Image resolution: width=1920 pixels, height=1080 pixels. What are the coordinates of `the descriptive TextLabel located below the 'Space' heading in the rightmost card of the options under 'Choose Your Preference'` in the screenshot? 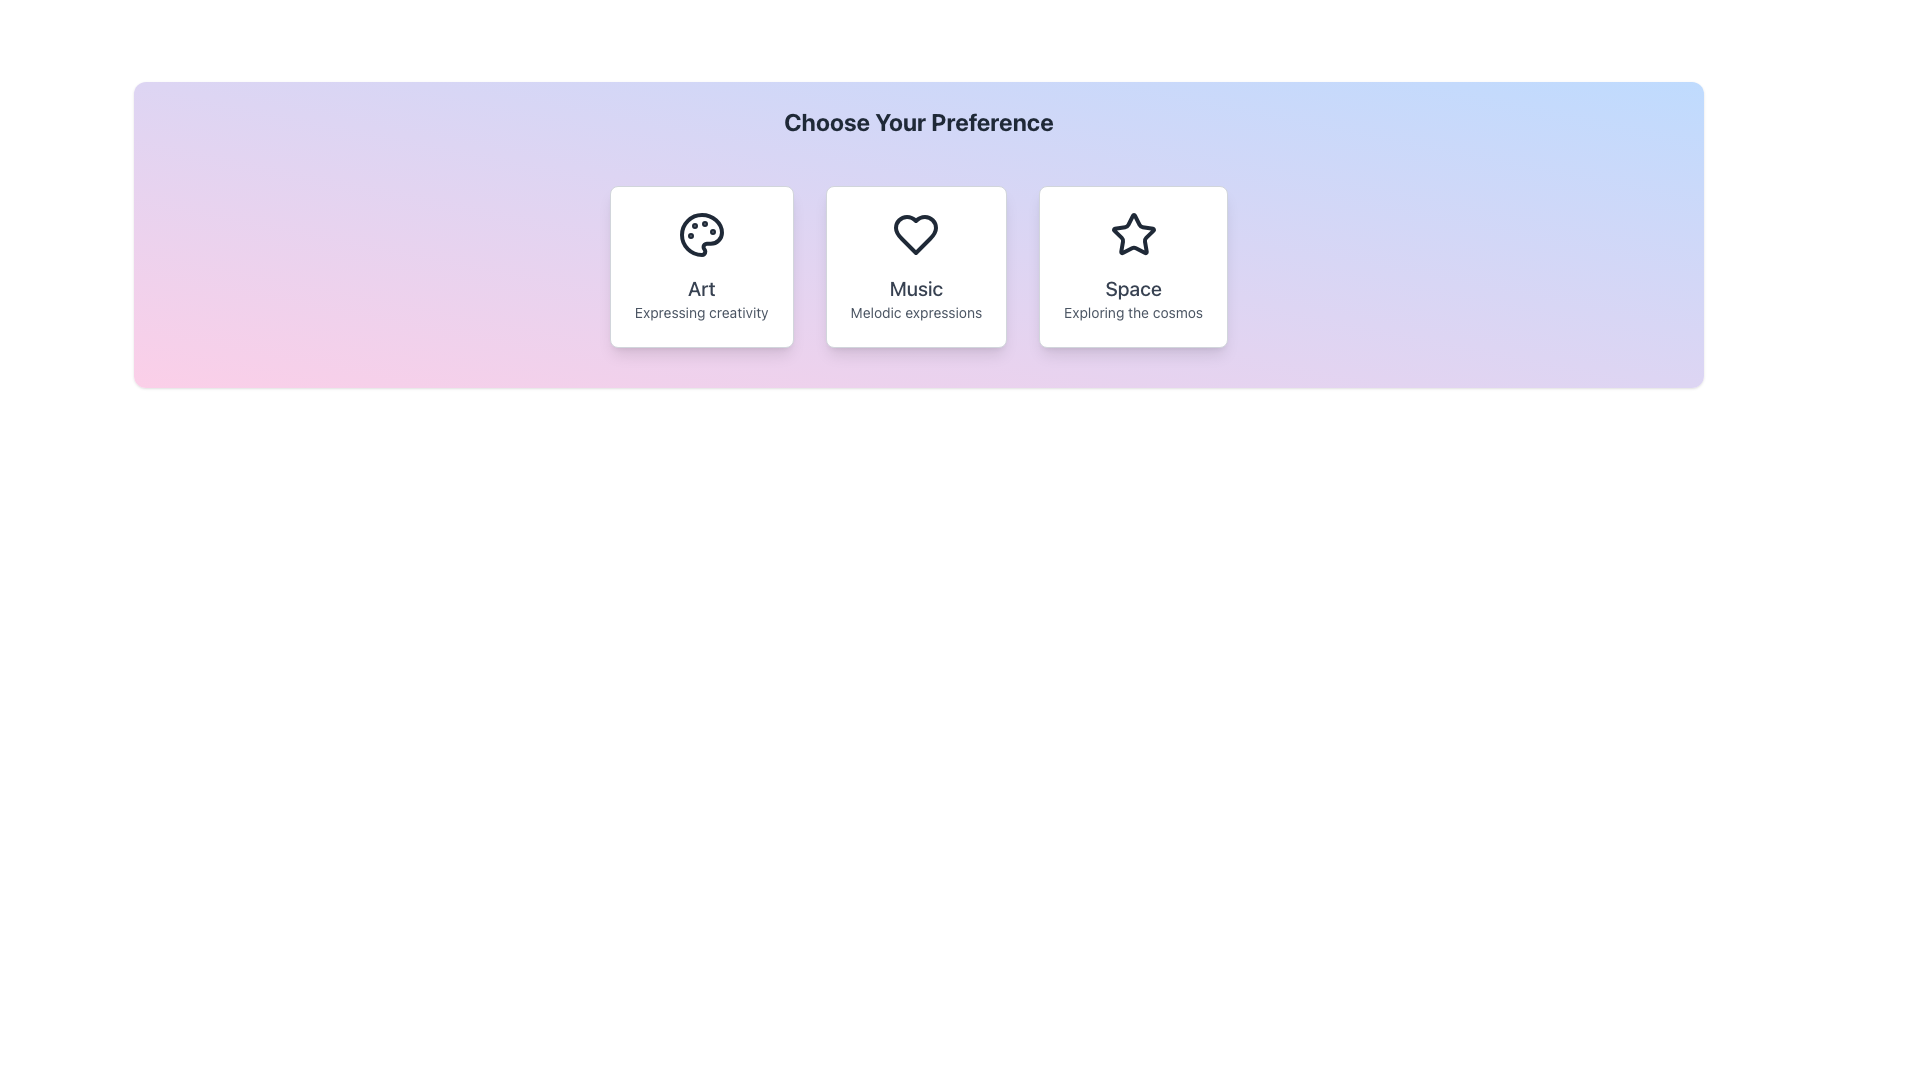 It's located at (1133, 312).